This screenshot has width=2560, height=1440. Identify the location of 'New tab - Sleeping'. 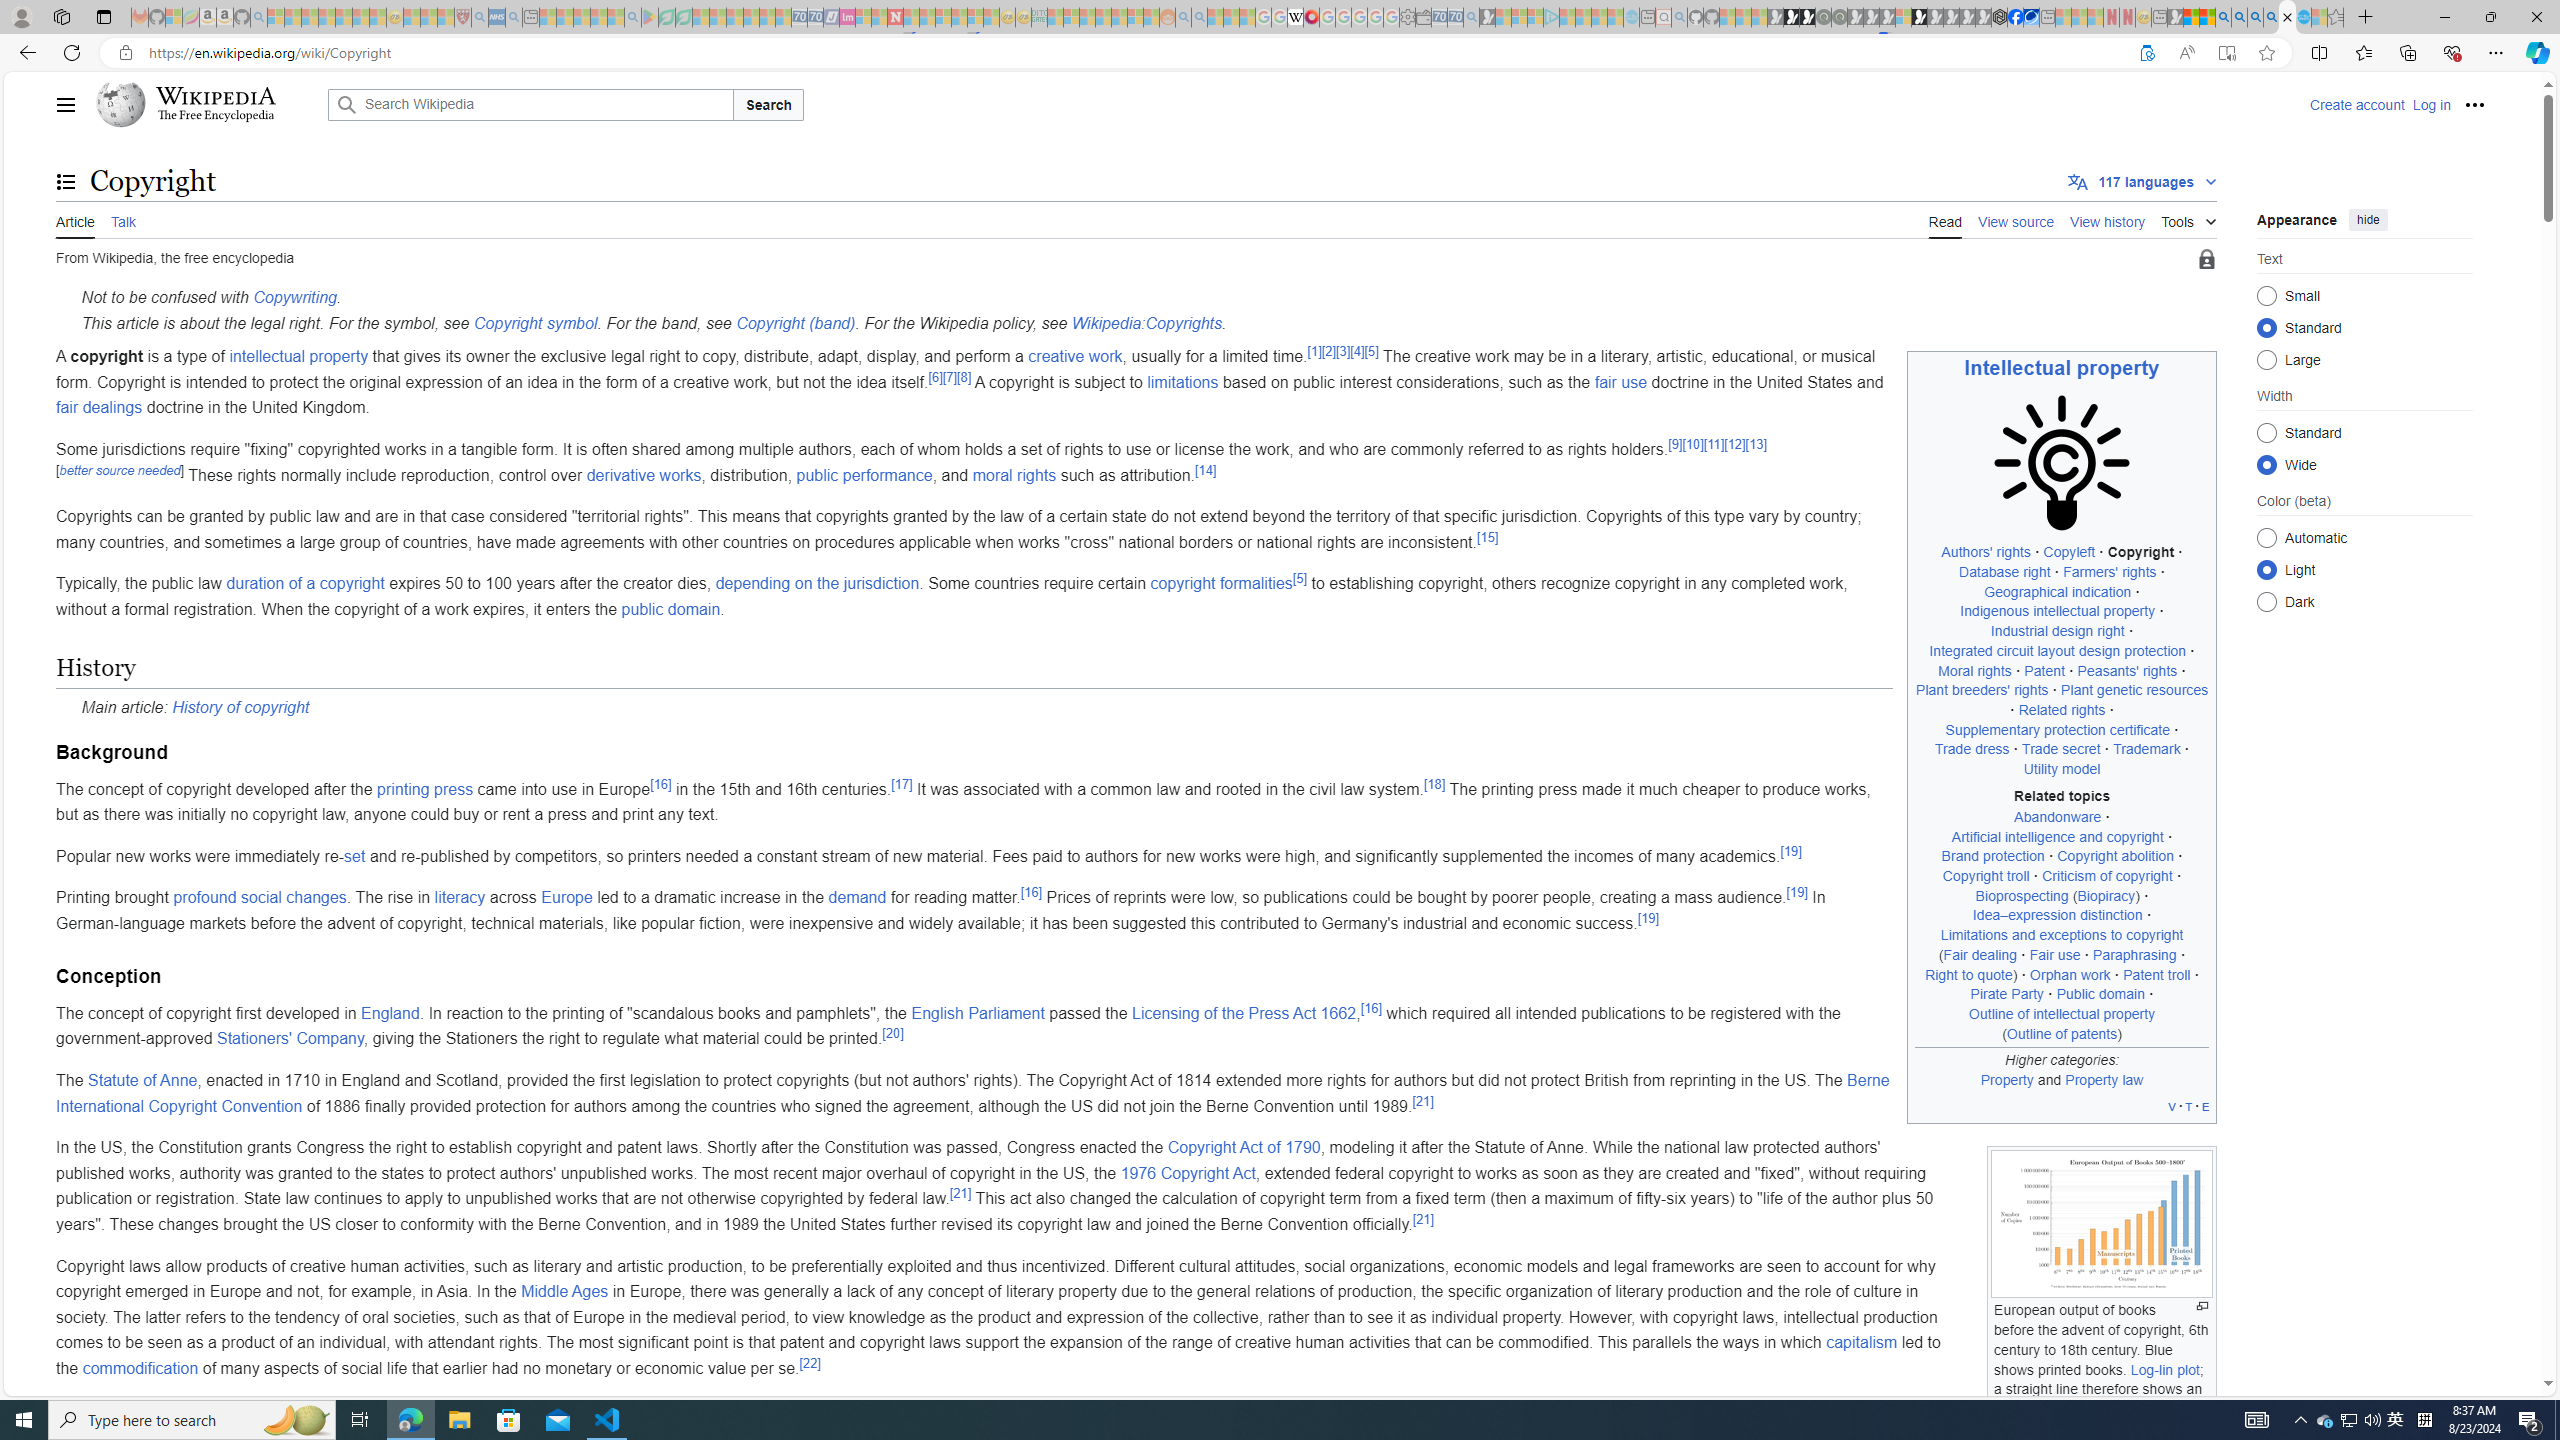
(2159, 16).